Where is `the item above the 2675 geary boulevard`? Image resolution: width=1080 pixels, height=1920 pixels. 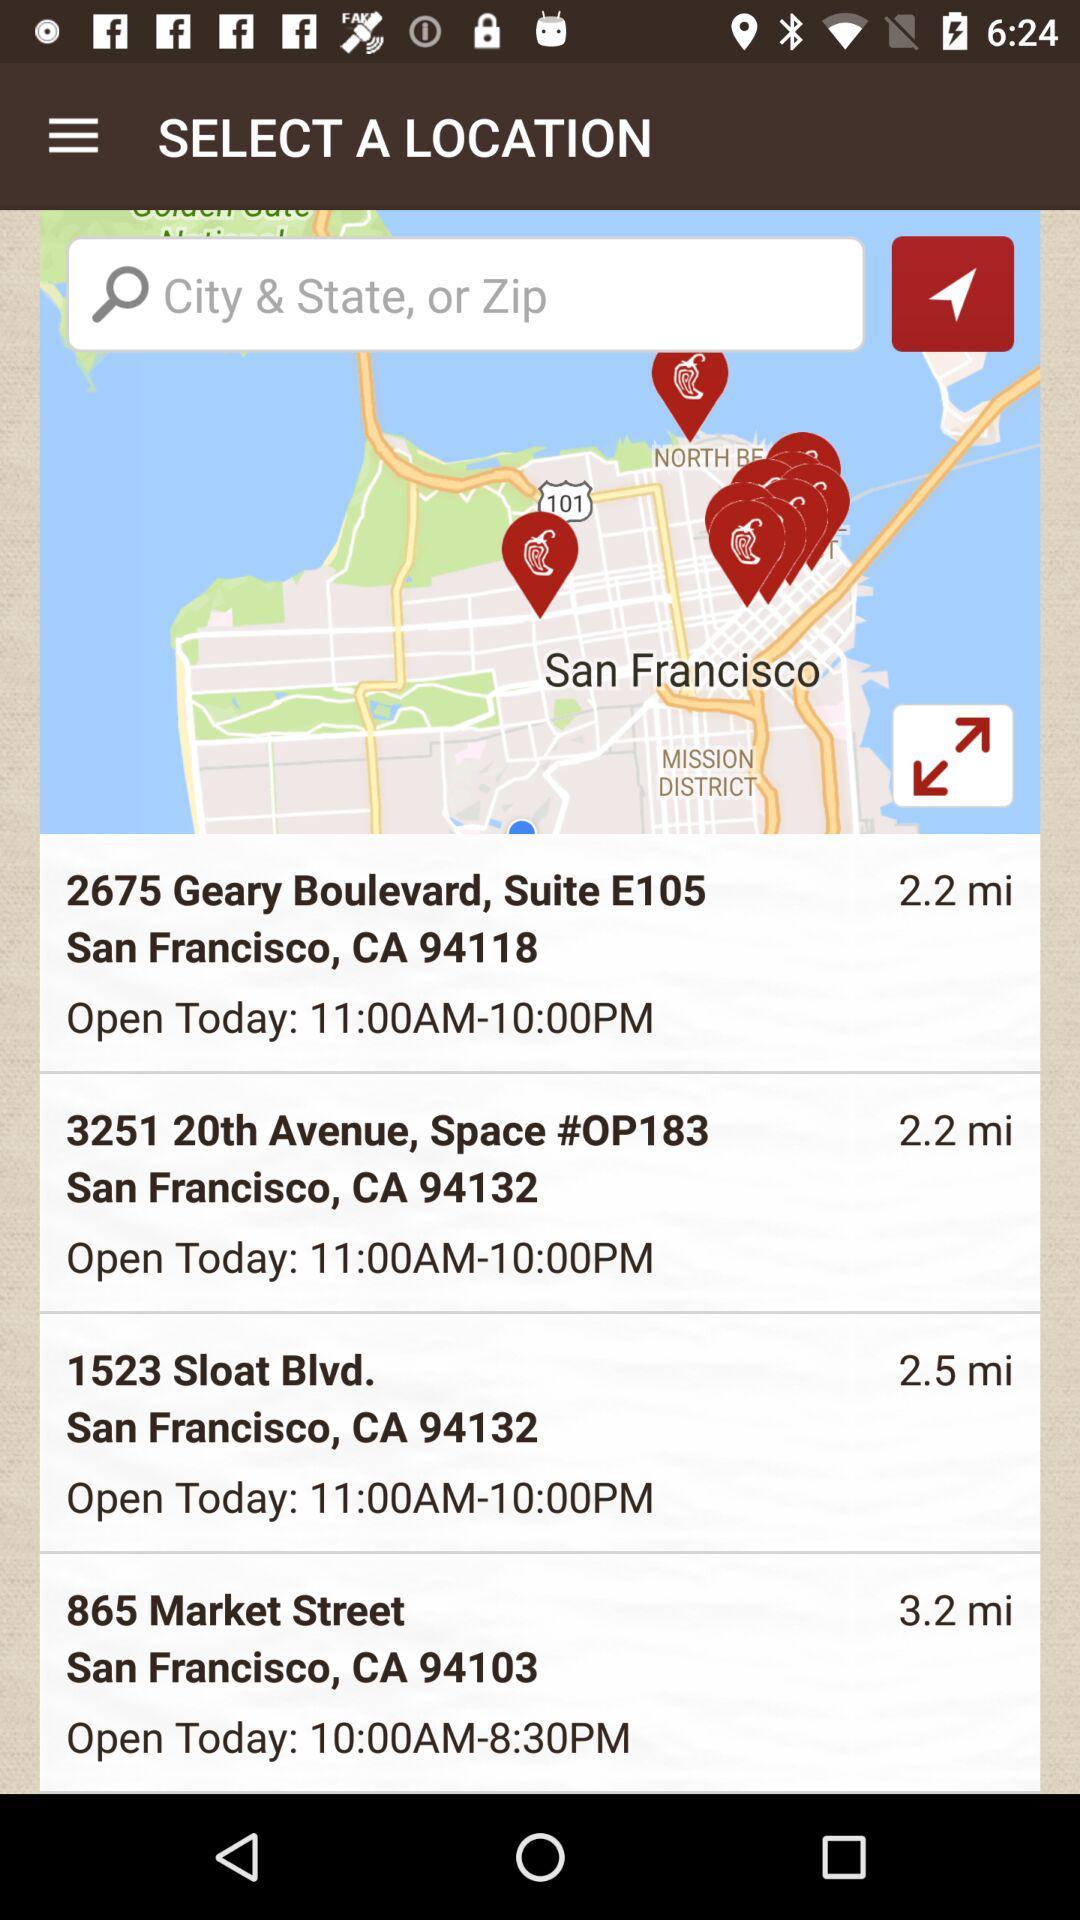
the item above the 2675 geary boulevard is located at coordinates (951, 767).